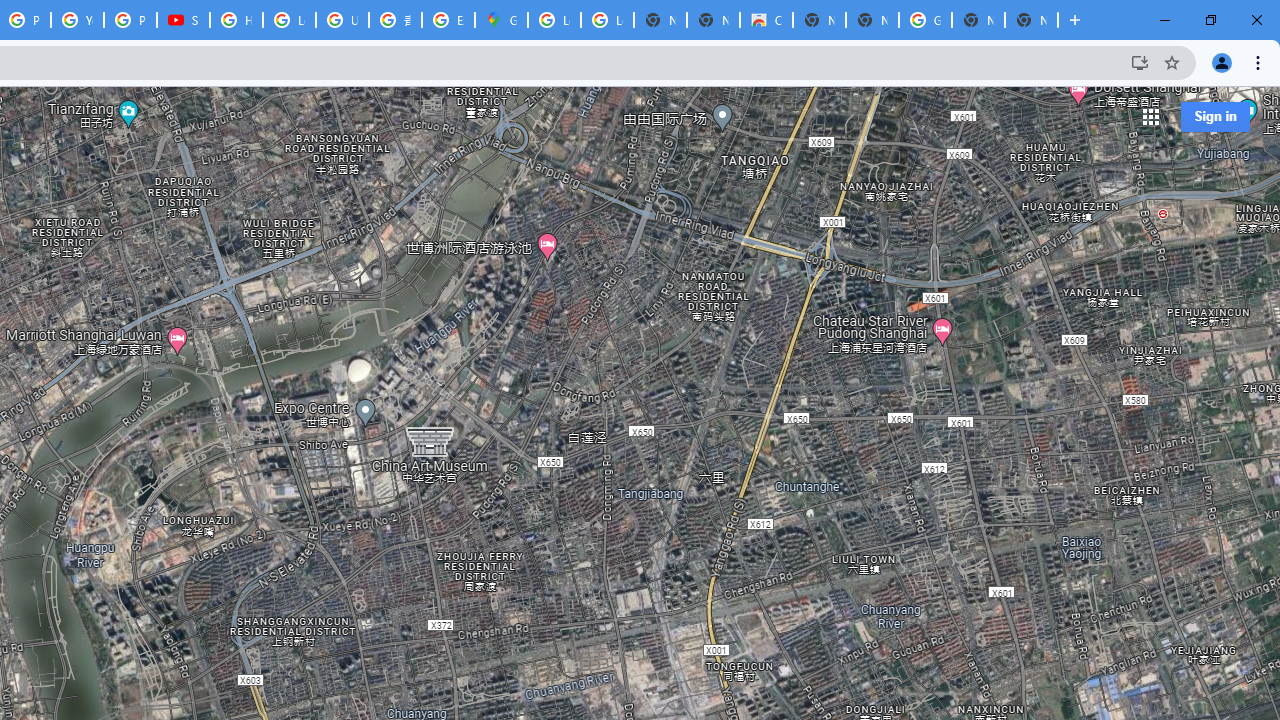 The height and width of the screenshot is (720, 1280). What do you see at coordinates (77, 20) in the screenshot?
I see `'YouTube'` at bounding box center [77, 20].